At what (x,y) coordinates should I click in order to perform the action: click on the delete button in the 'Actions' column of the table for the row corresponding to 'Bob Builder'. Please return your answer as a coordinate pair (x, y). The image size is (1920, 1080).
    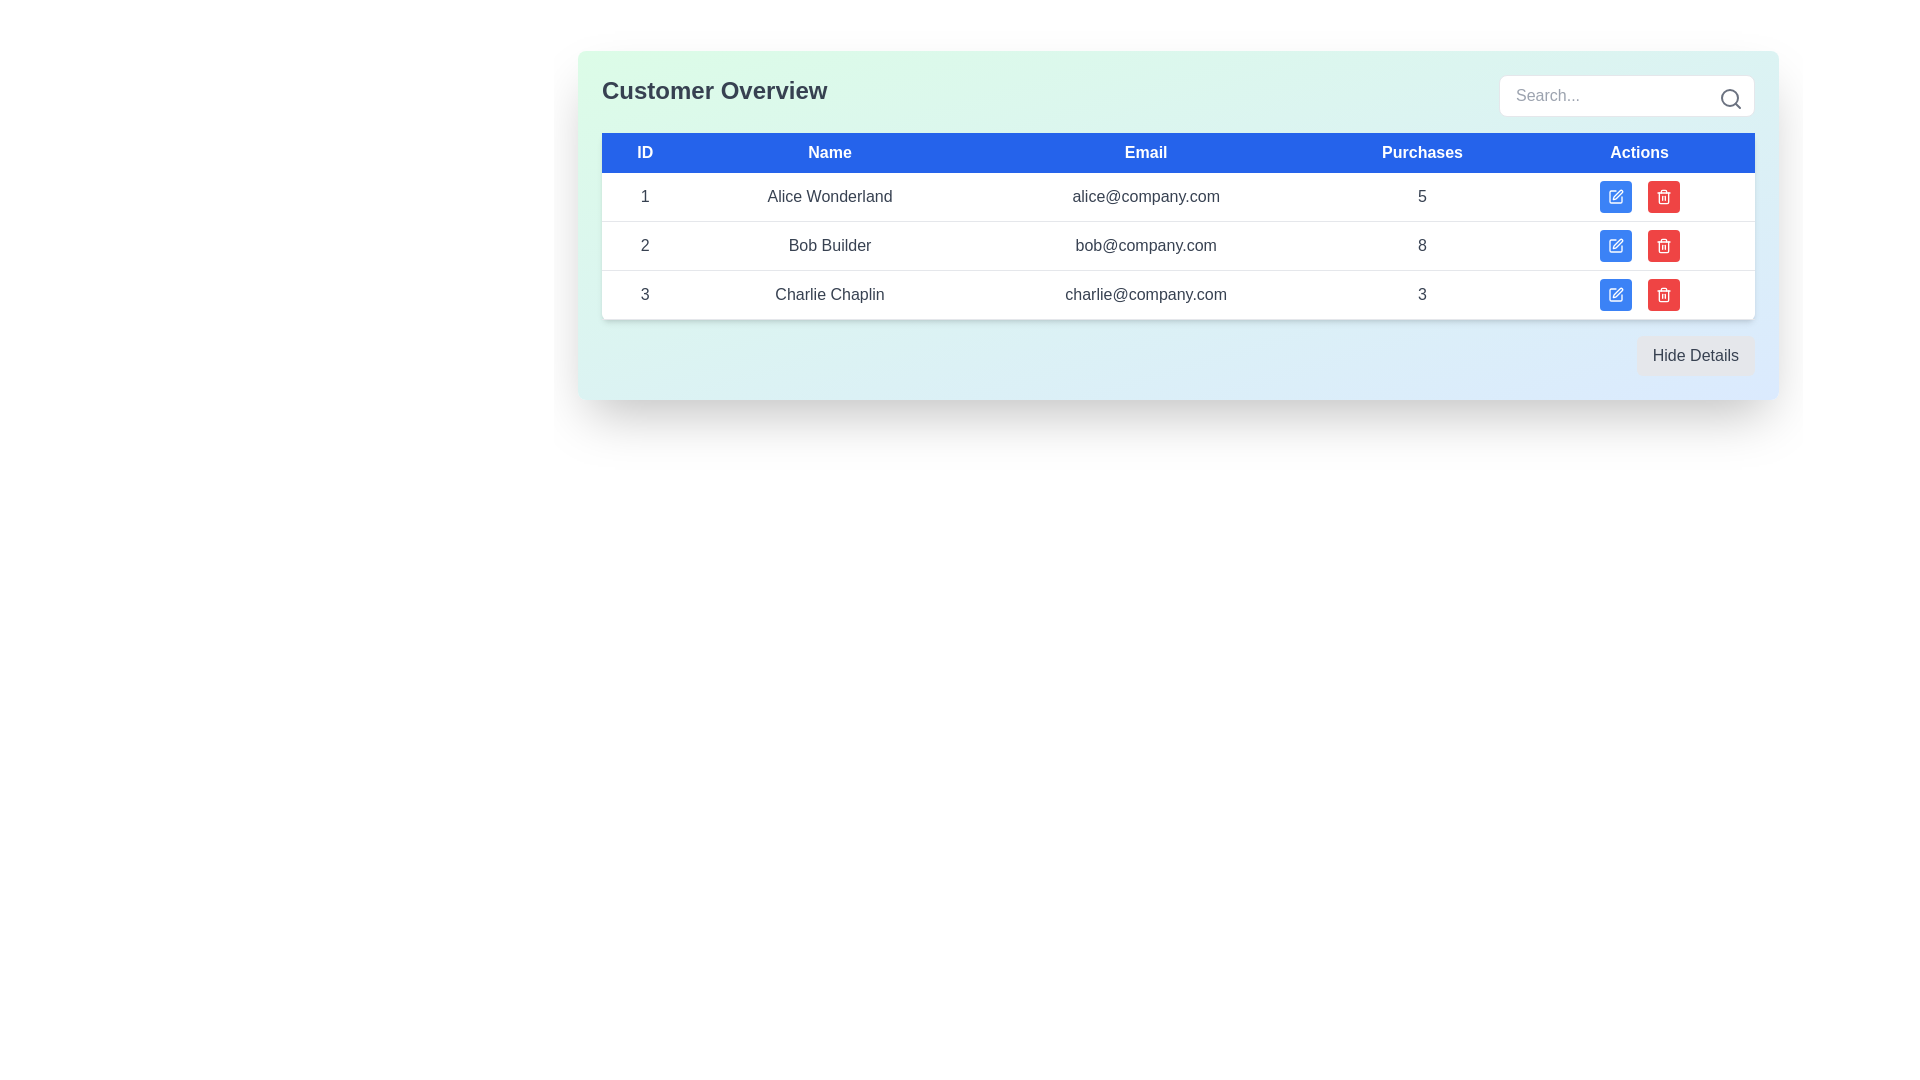
    Looking at the image, I should click on (1663, 294).